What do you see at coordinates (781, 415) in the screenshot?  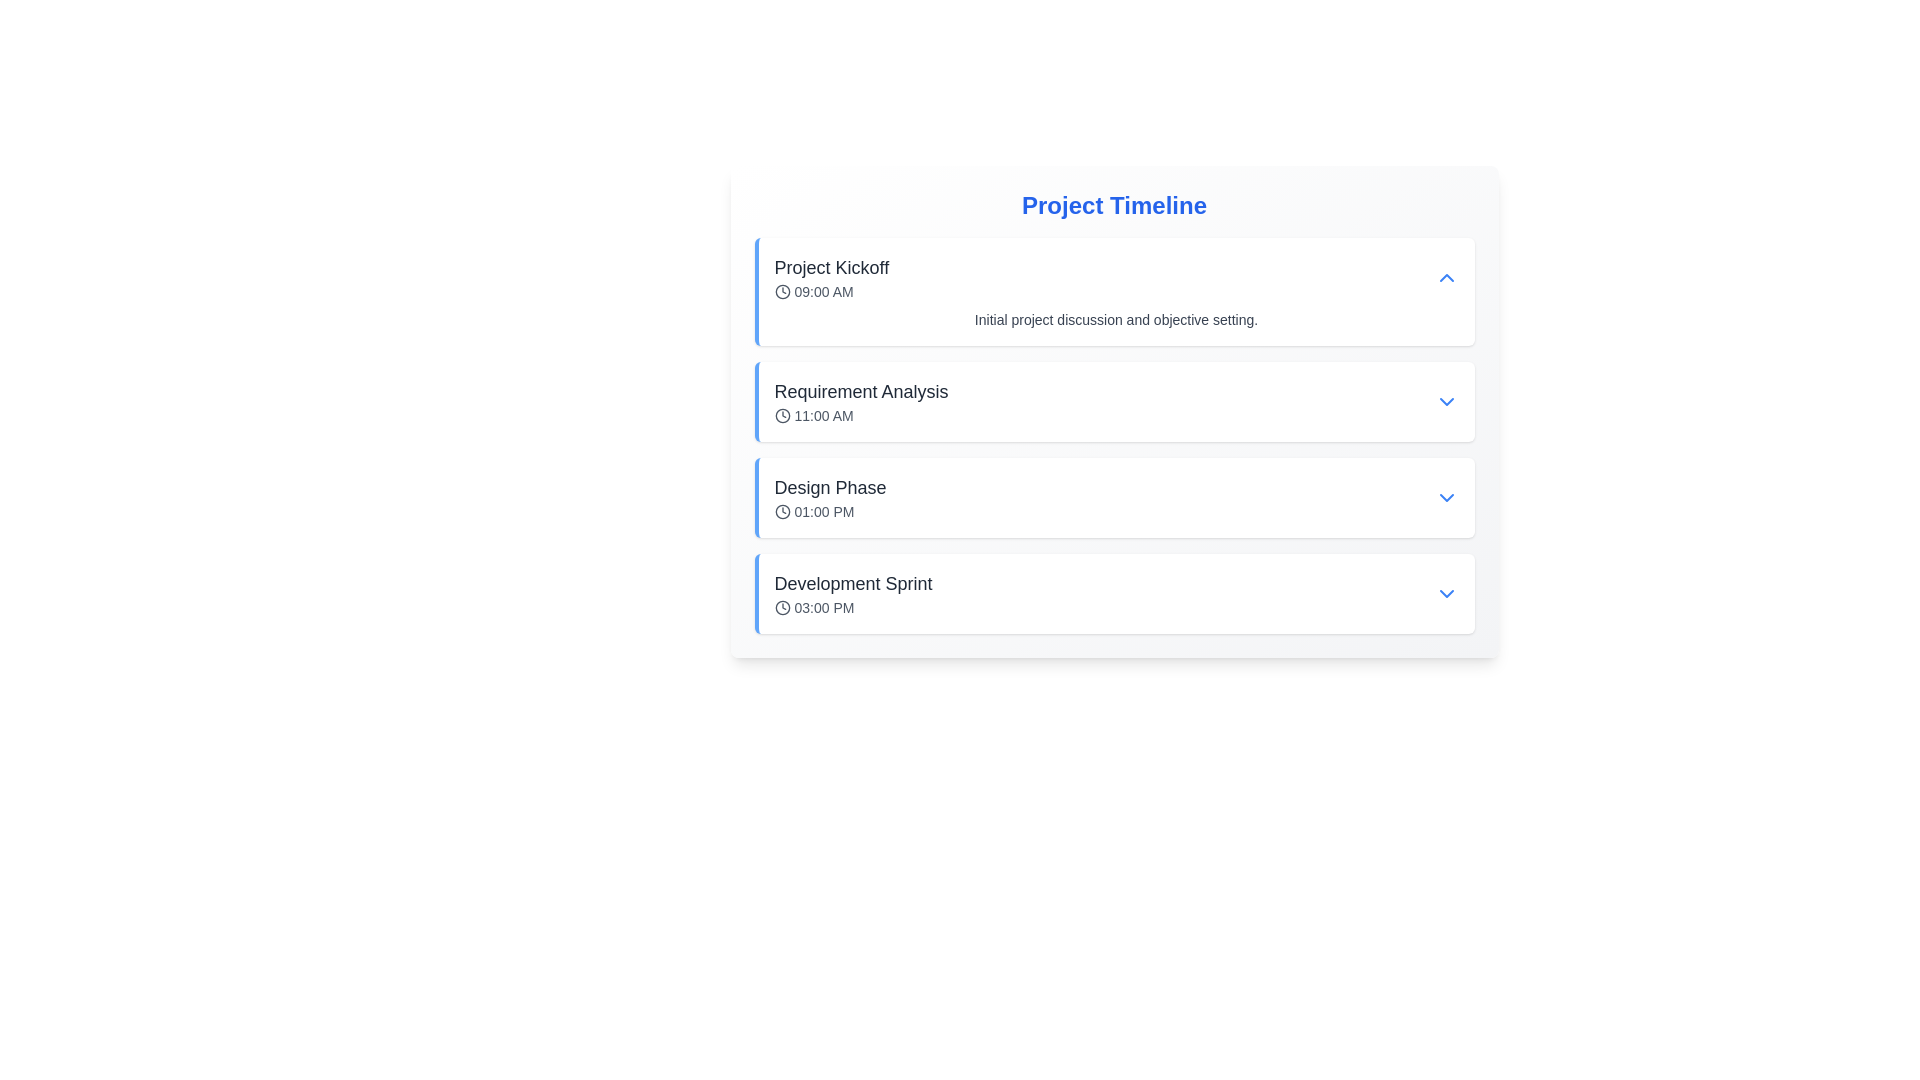 I see `the decorative icon next to the '11:00 AM' time label for the 'Requirement Analysis' item in the 'Project Timeline' list` at bounding box center [781, 415].